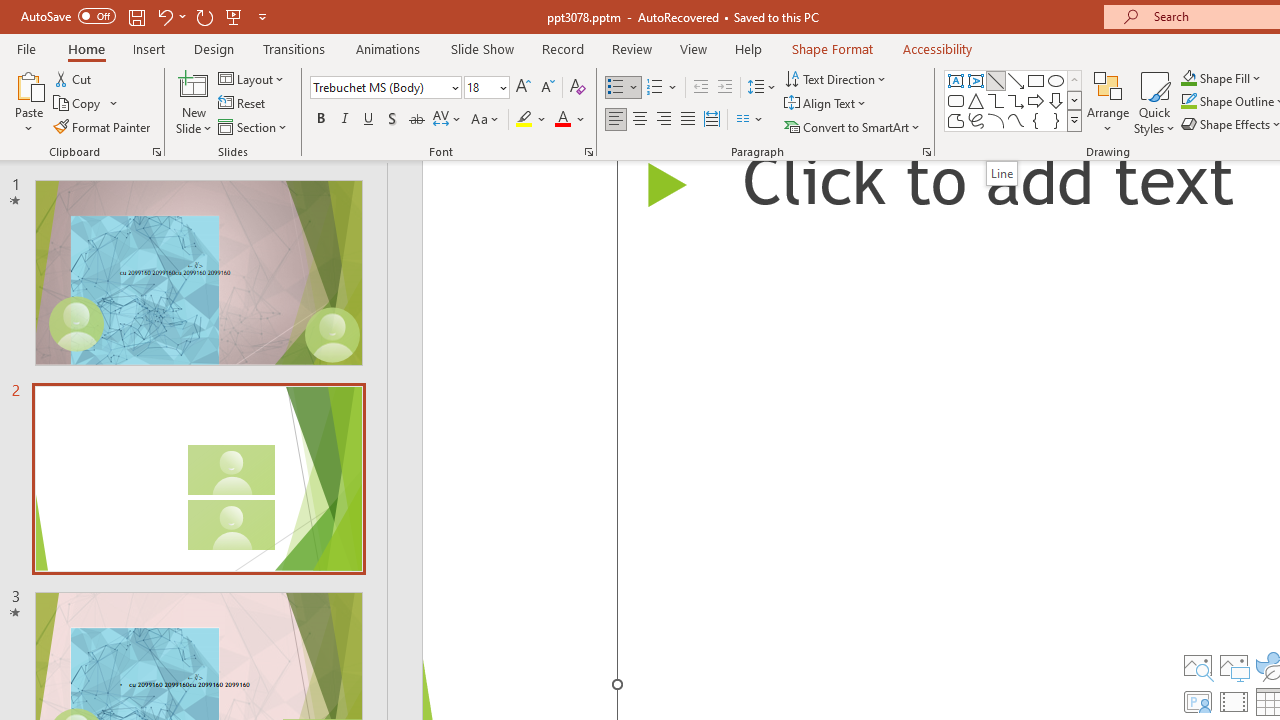 This screenshot has width=1280, height=720. I want to click on 'Freeform: Scribble', so click(976, 120).